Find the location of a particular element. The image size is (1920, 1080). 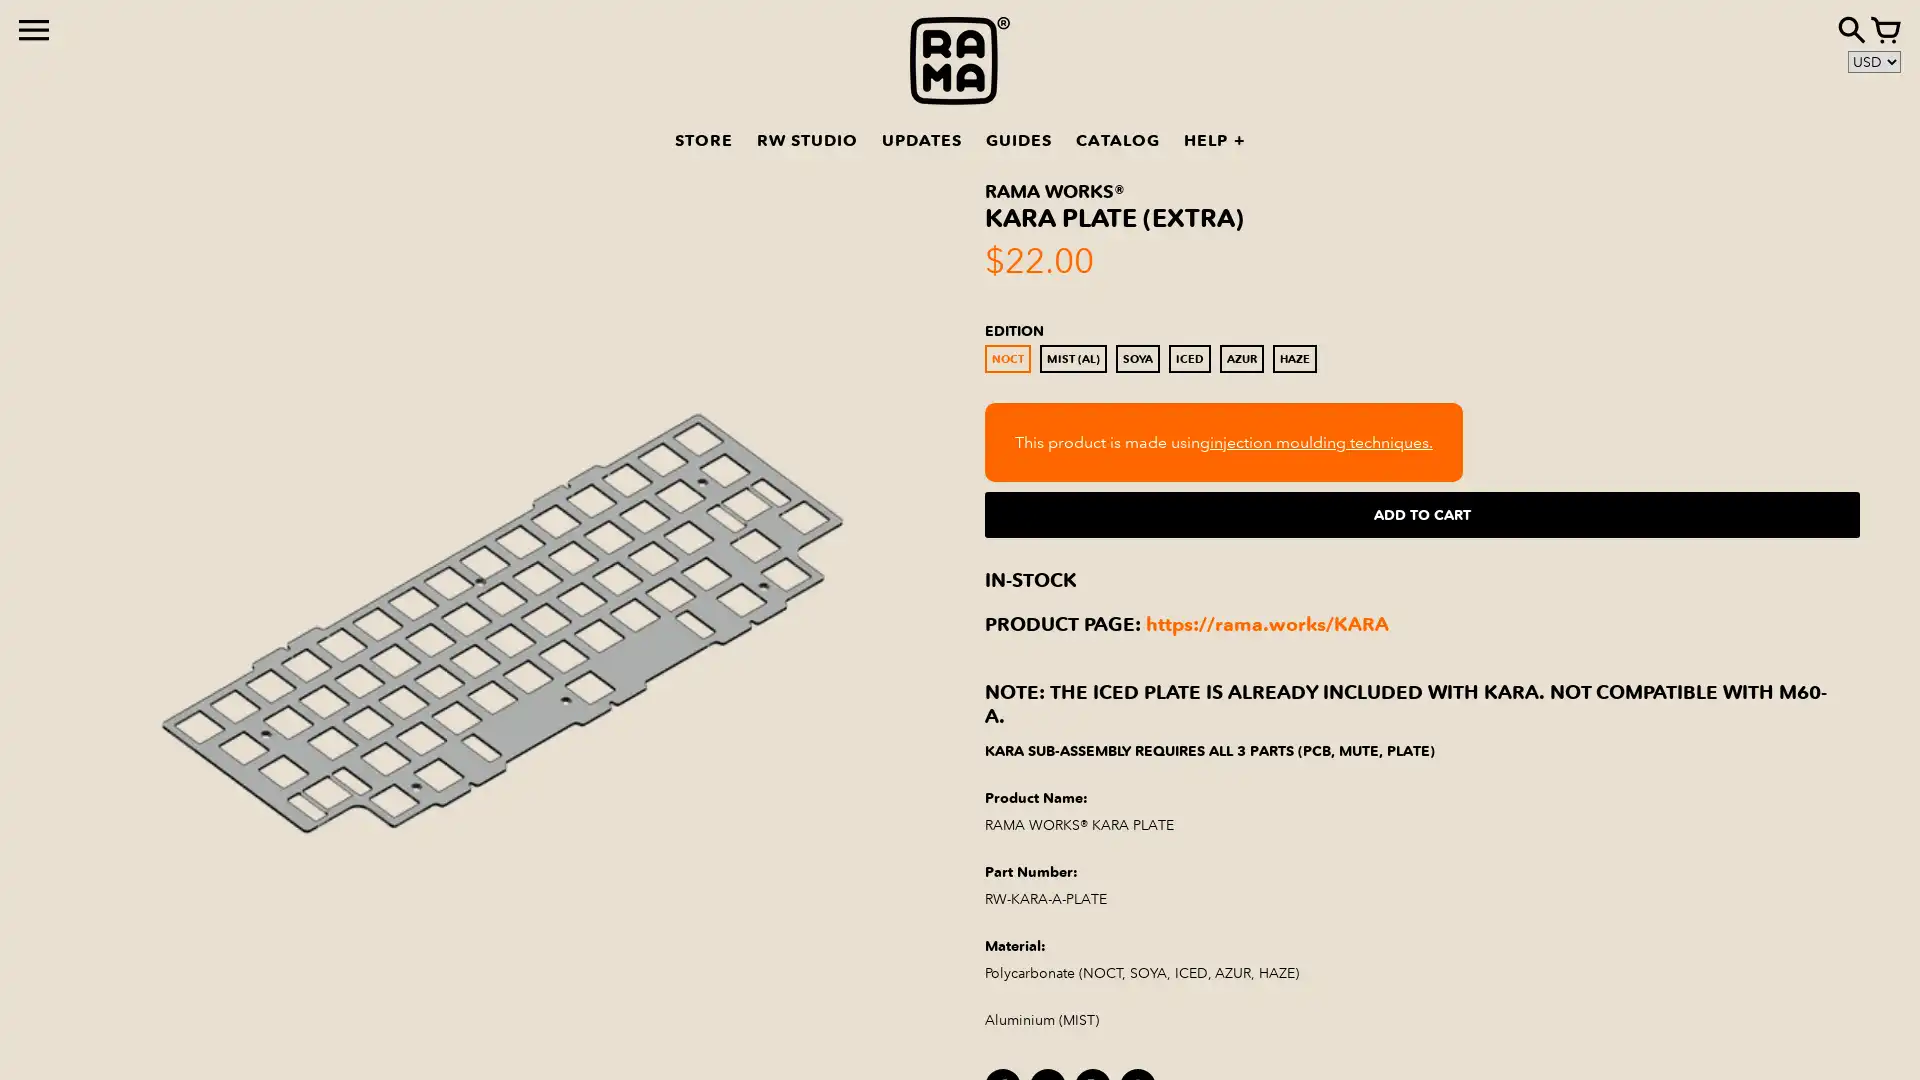

ADD TO CART is located at coordinates (1421, 514).